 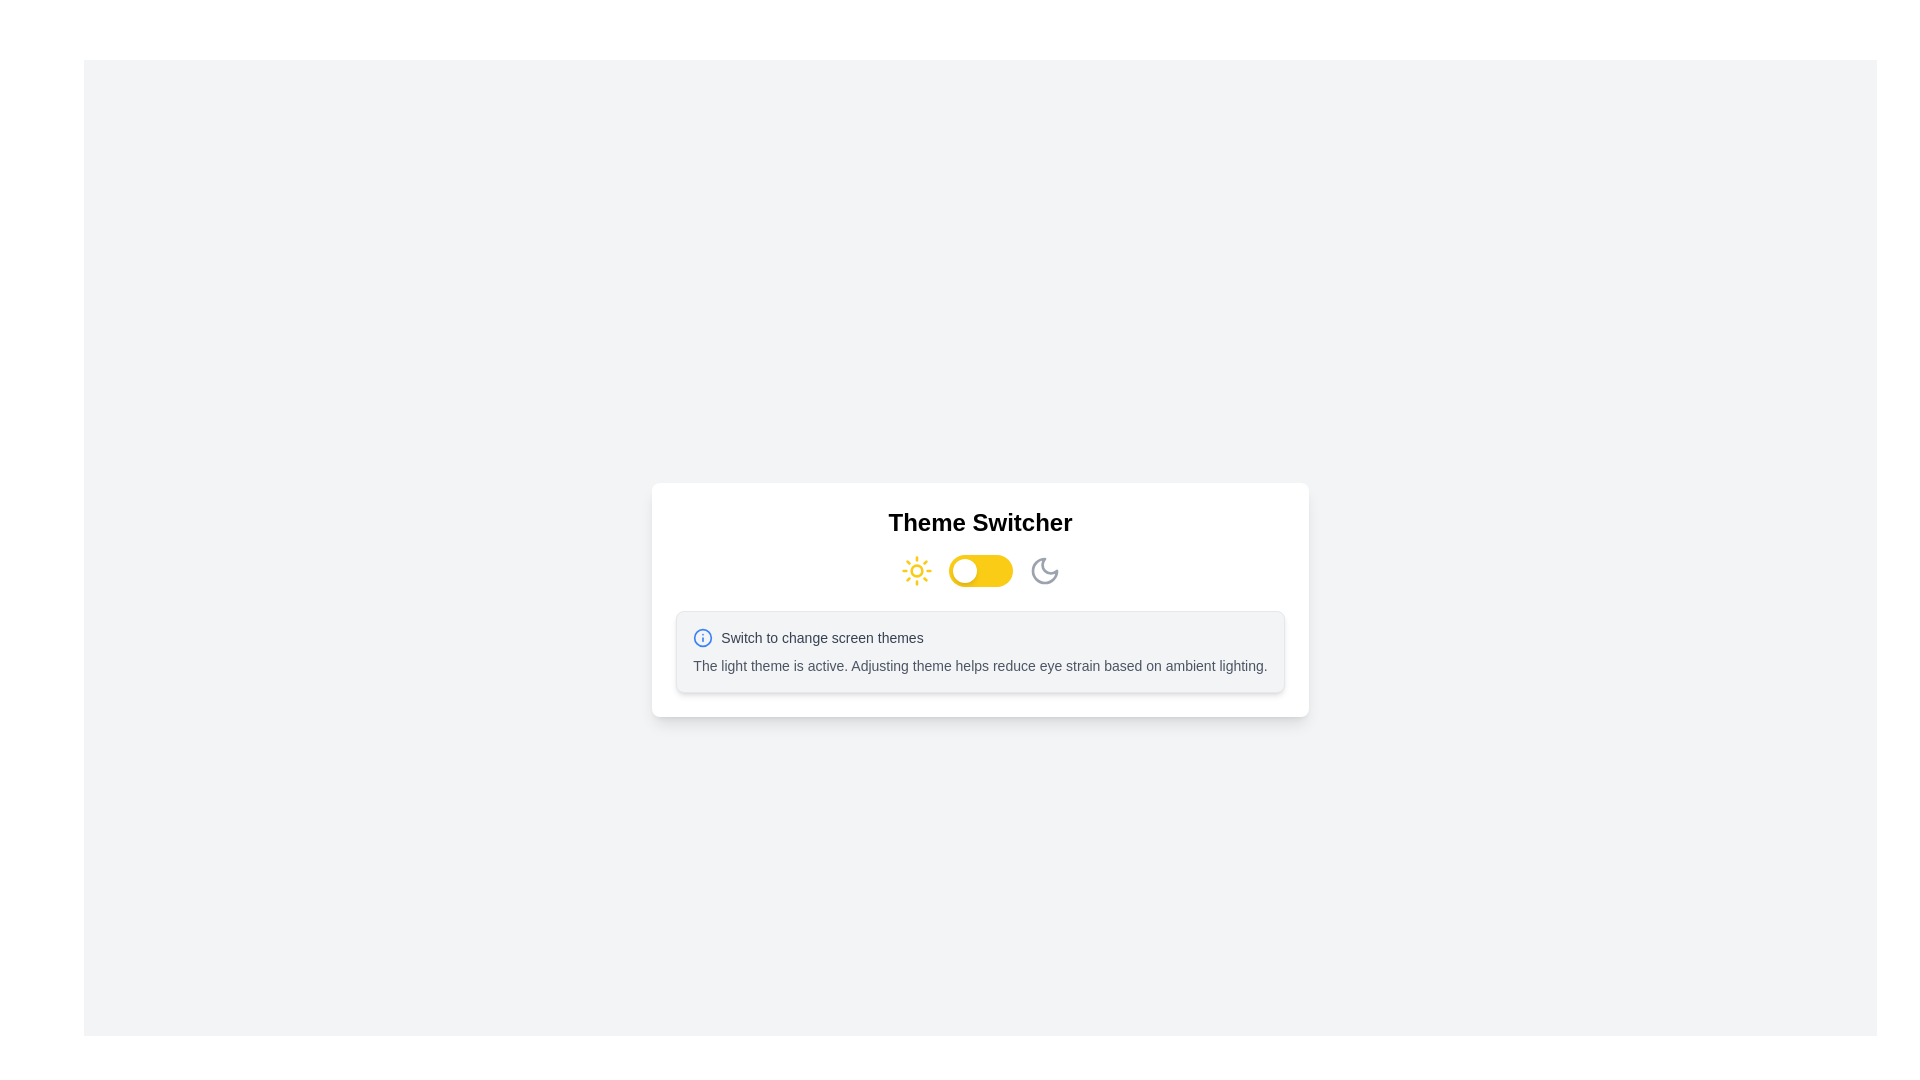 What do you see at coordinates (915, 570) in the screenshot?
I see `the SVG circle element that visually represents the light theme, located inside the sun icon to the left of the toggle switch in the header of the 'Theme Switcher' panel` at bounding box center [915, 570].